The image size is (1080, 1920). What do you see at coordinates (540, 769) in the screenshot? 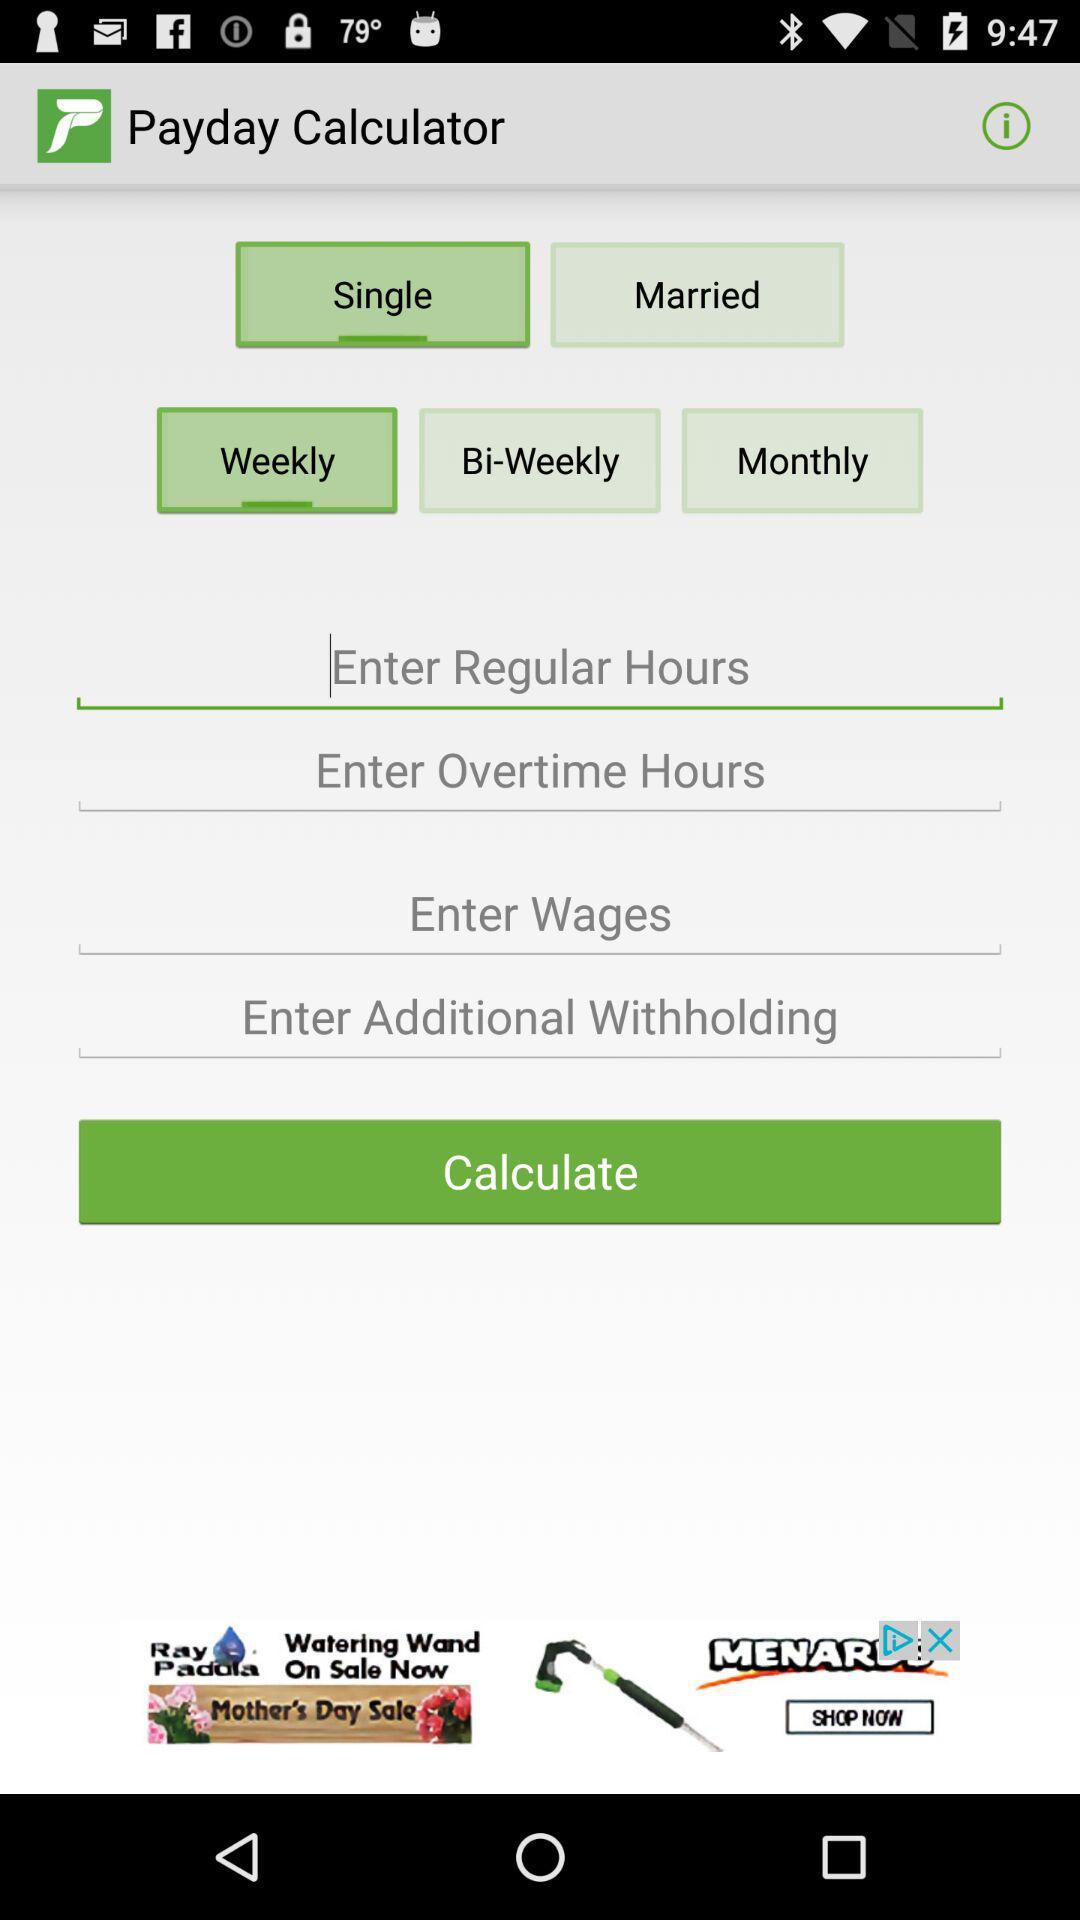
I see `enter overtime hours` at bounding box center [540, 769].